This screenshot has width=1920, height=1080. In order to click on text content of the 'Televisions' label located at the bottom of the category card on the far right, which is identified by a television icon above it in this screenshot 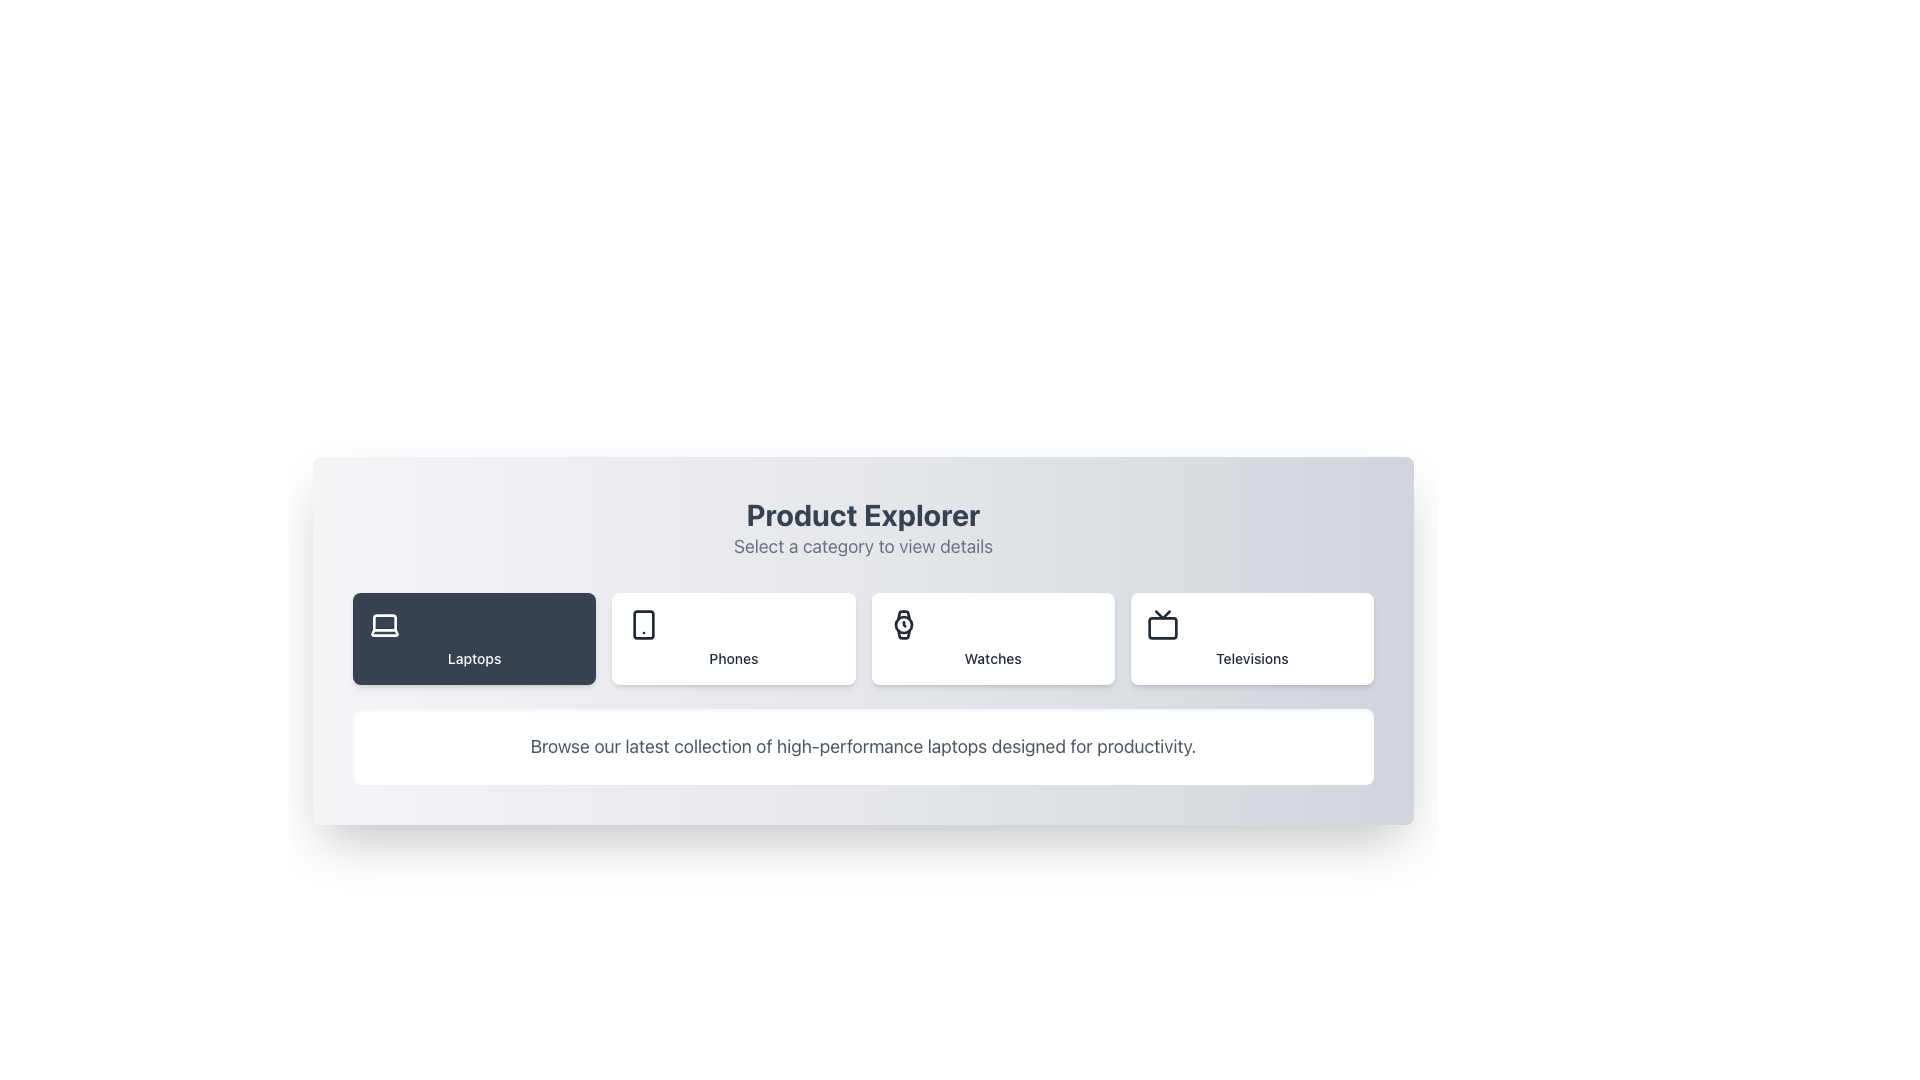, I will do `click(1251, 659)`.